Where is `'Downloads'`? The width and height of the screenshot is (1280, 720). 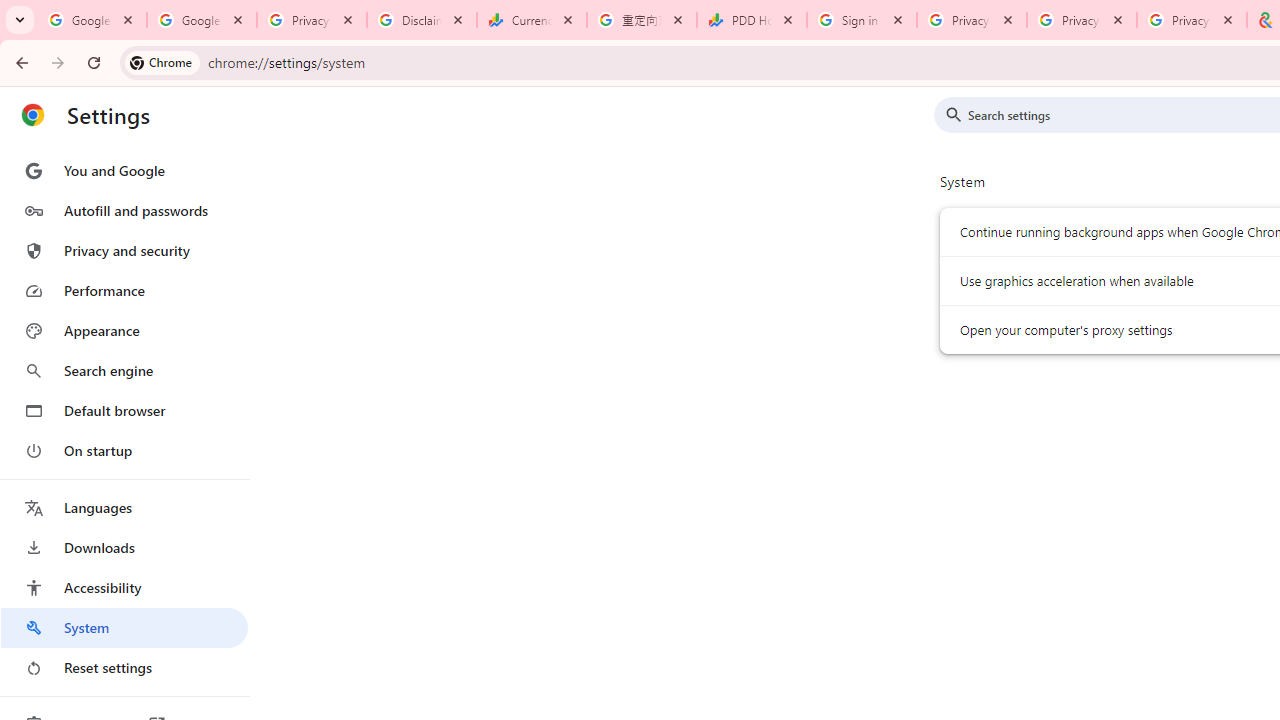 'Downloads' is located at coordinates (123, 547).